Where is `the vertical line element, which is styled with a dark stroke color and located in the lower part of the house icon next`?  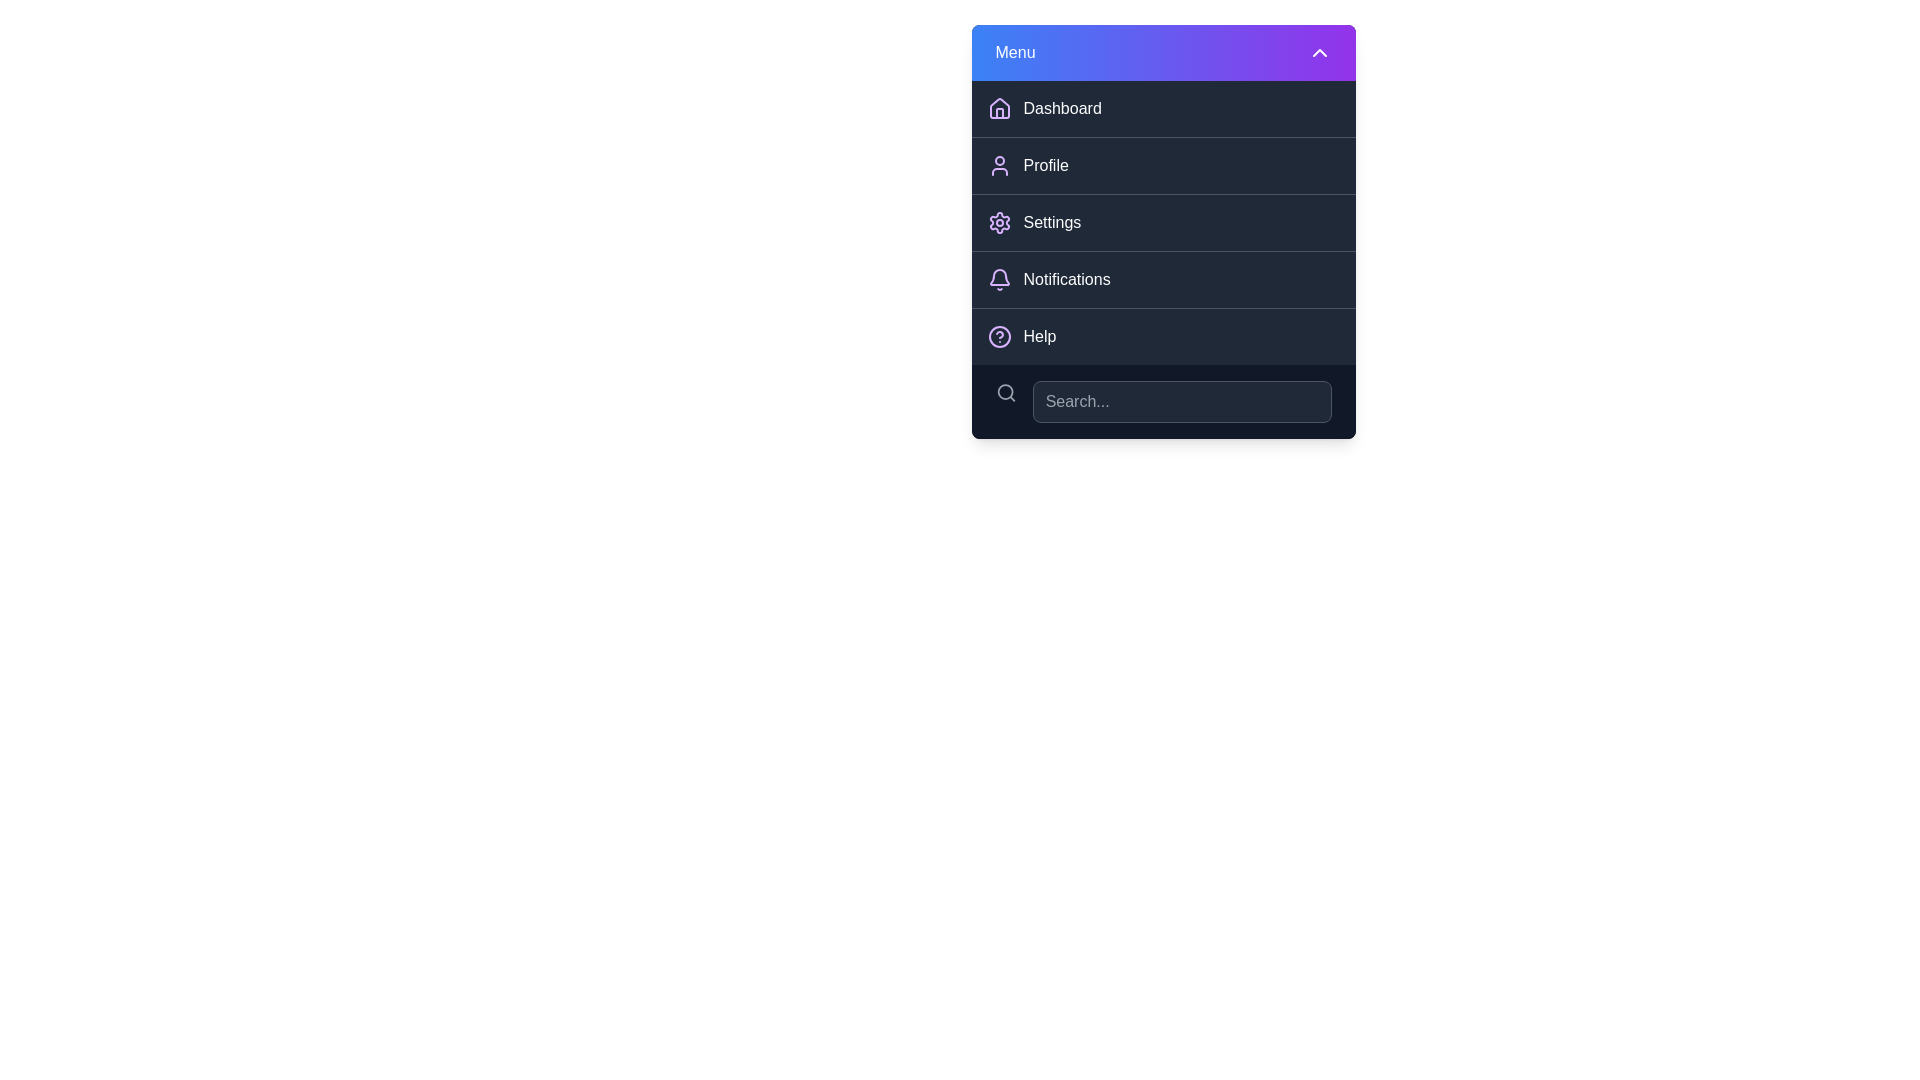
the vertical line element, which is styled with a dark stroke color and located in the lower part of the house icon next is located at coordinates (999, 113).